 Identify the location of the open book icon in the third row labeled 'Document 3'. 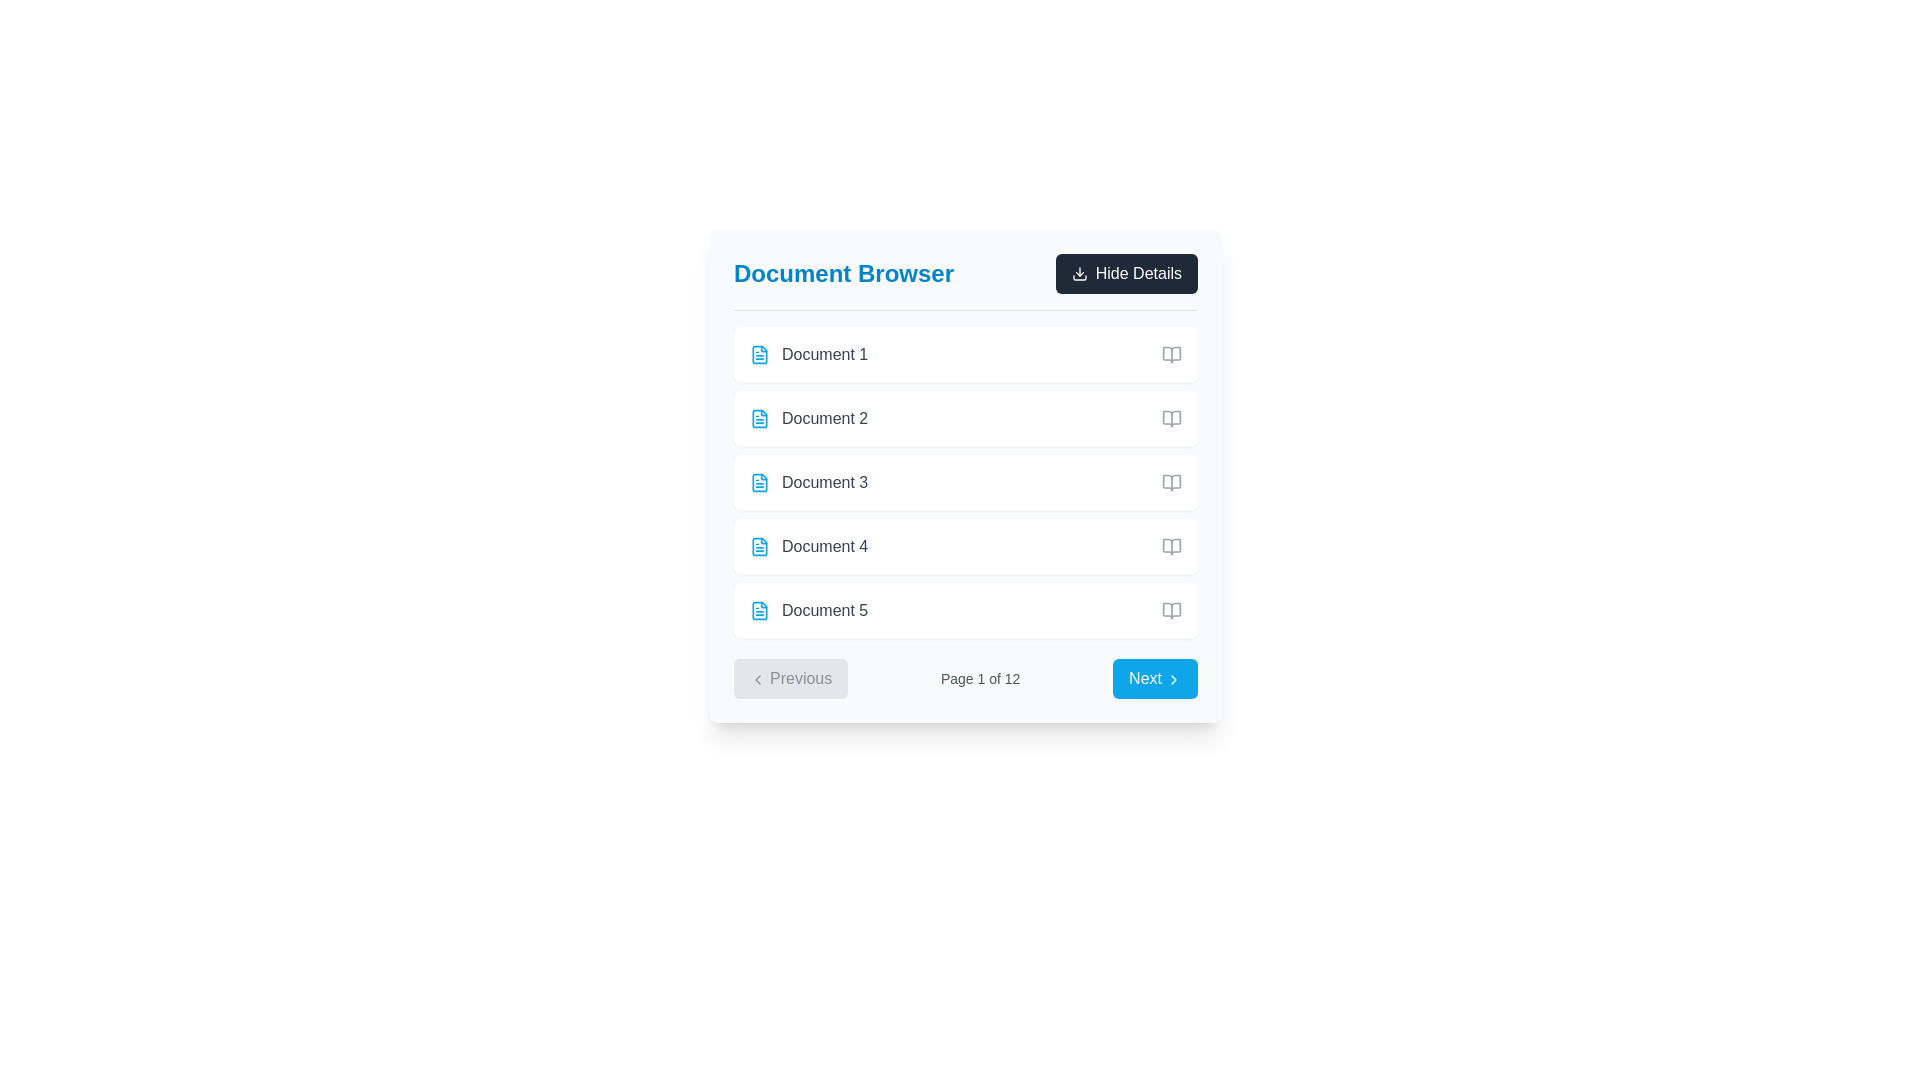
(1171, 482).